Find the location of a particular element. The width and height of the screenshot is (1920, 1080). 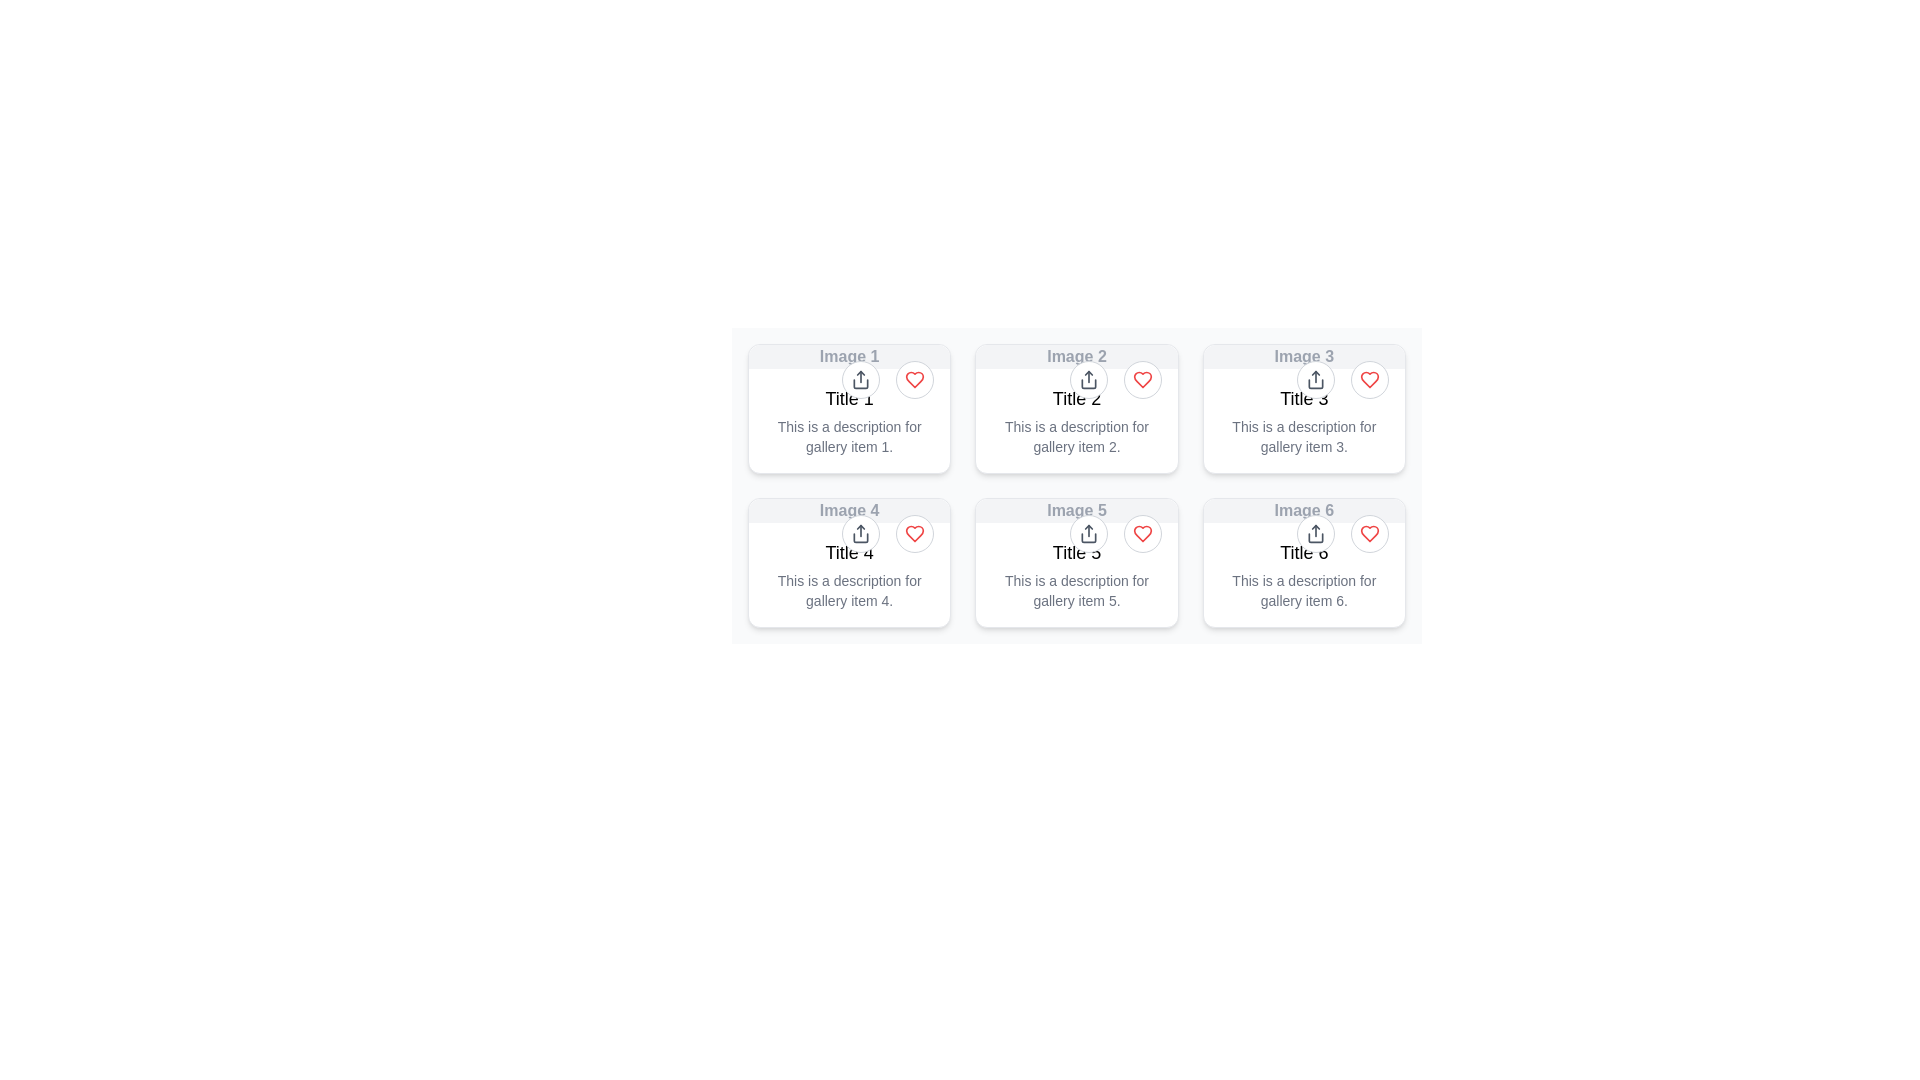

the red heart-shaped icon indicating a 'like' action located in the gallery card for 'Image 5 Title 5' is located at coordinates (1142, 532).